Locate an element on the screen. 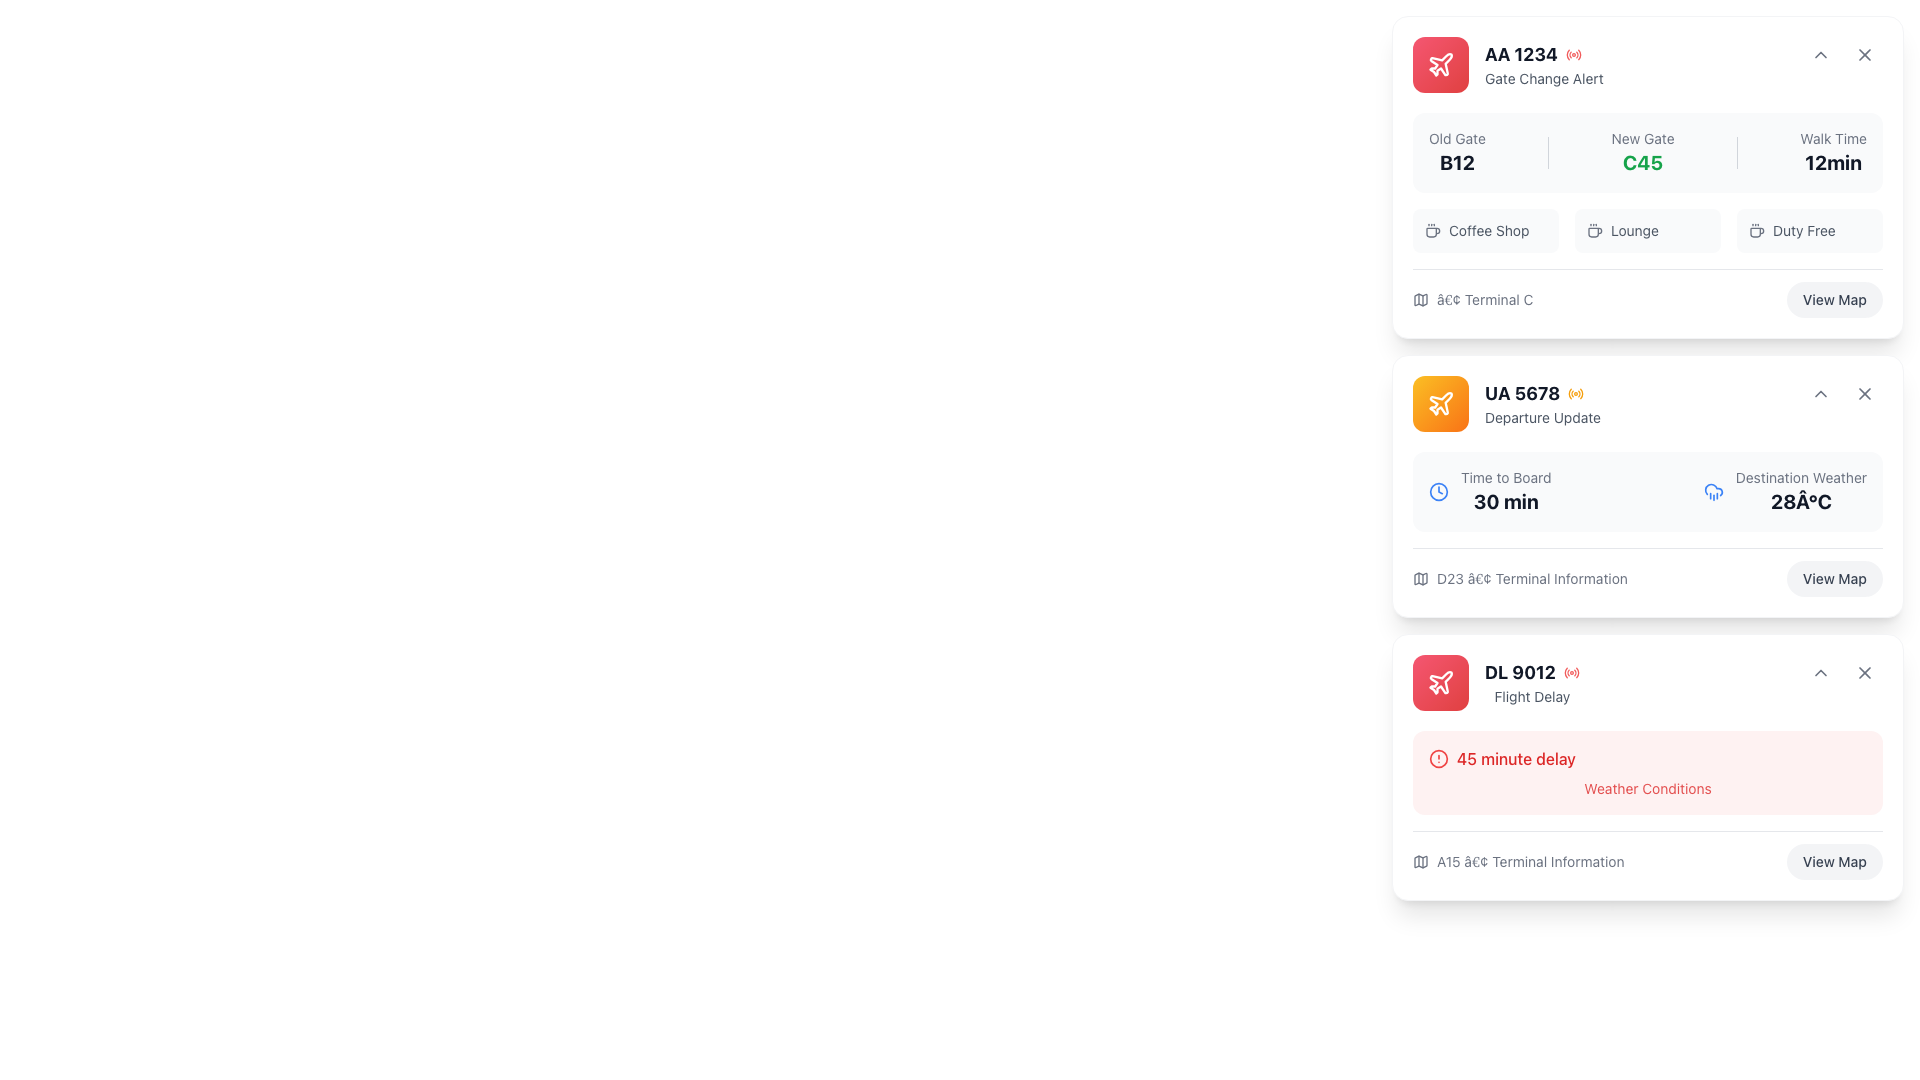  the airplane-shaped icon with a stroke-style drawing located within the circular button on the second notification card titled UA 5678 is located at coordinates (1440, 404).